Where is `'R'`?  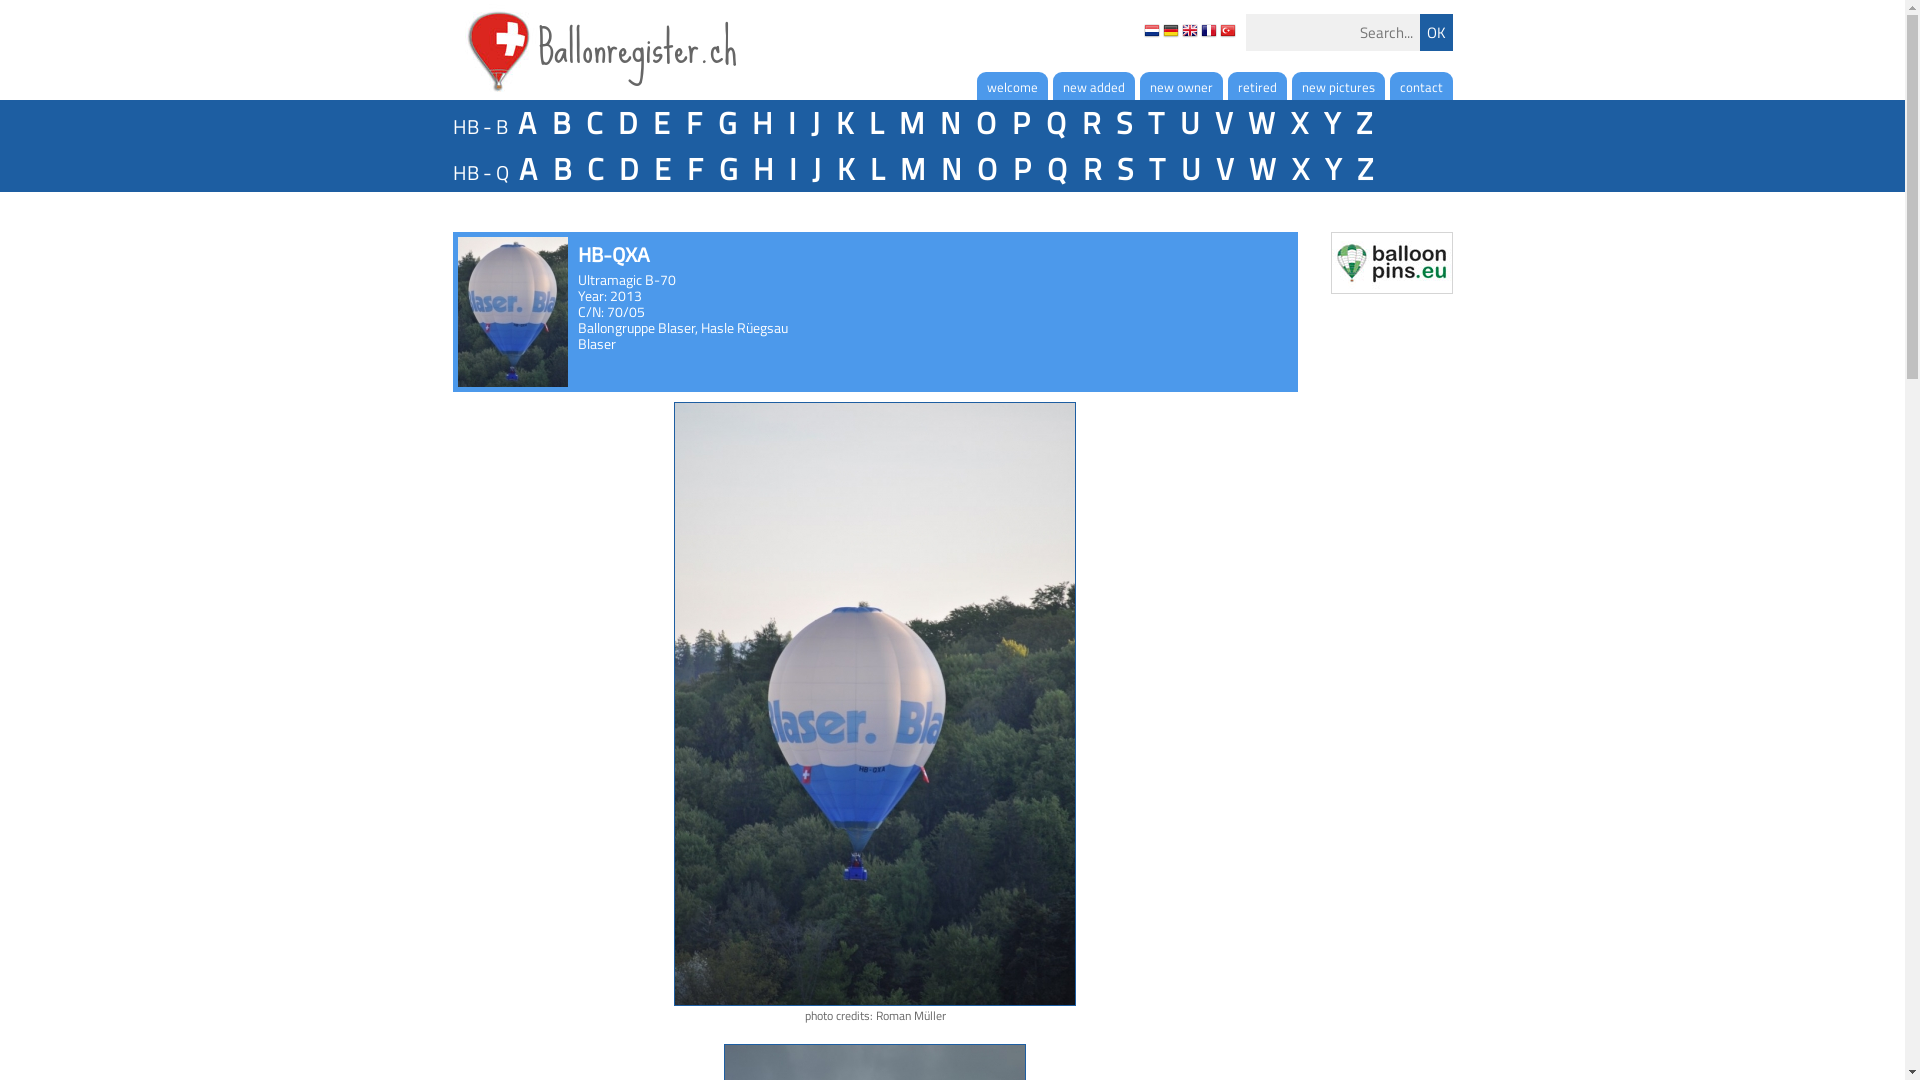
'R' is located at coordinates (1074, 168).